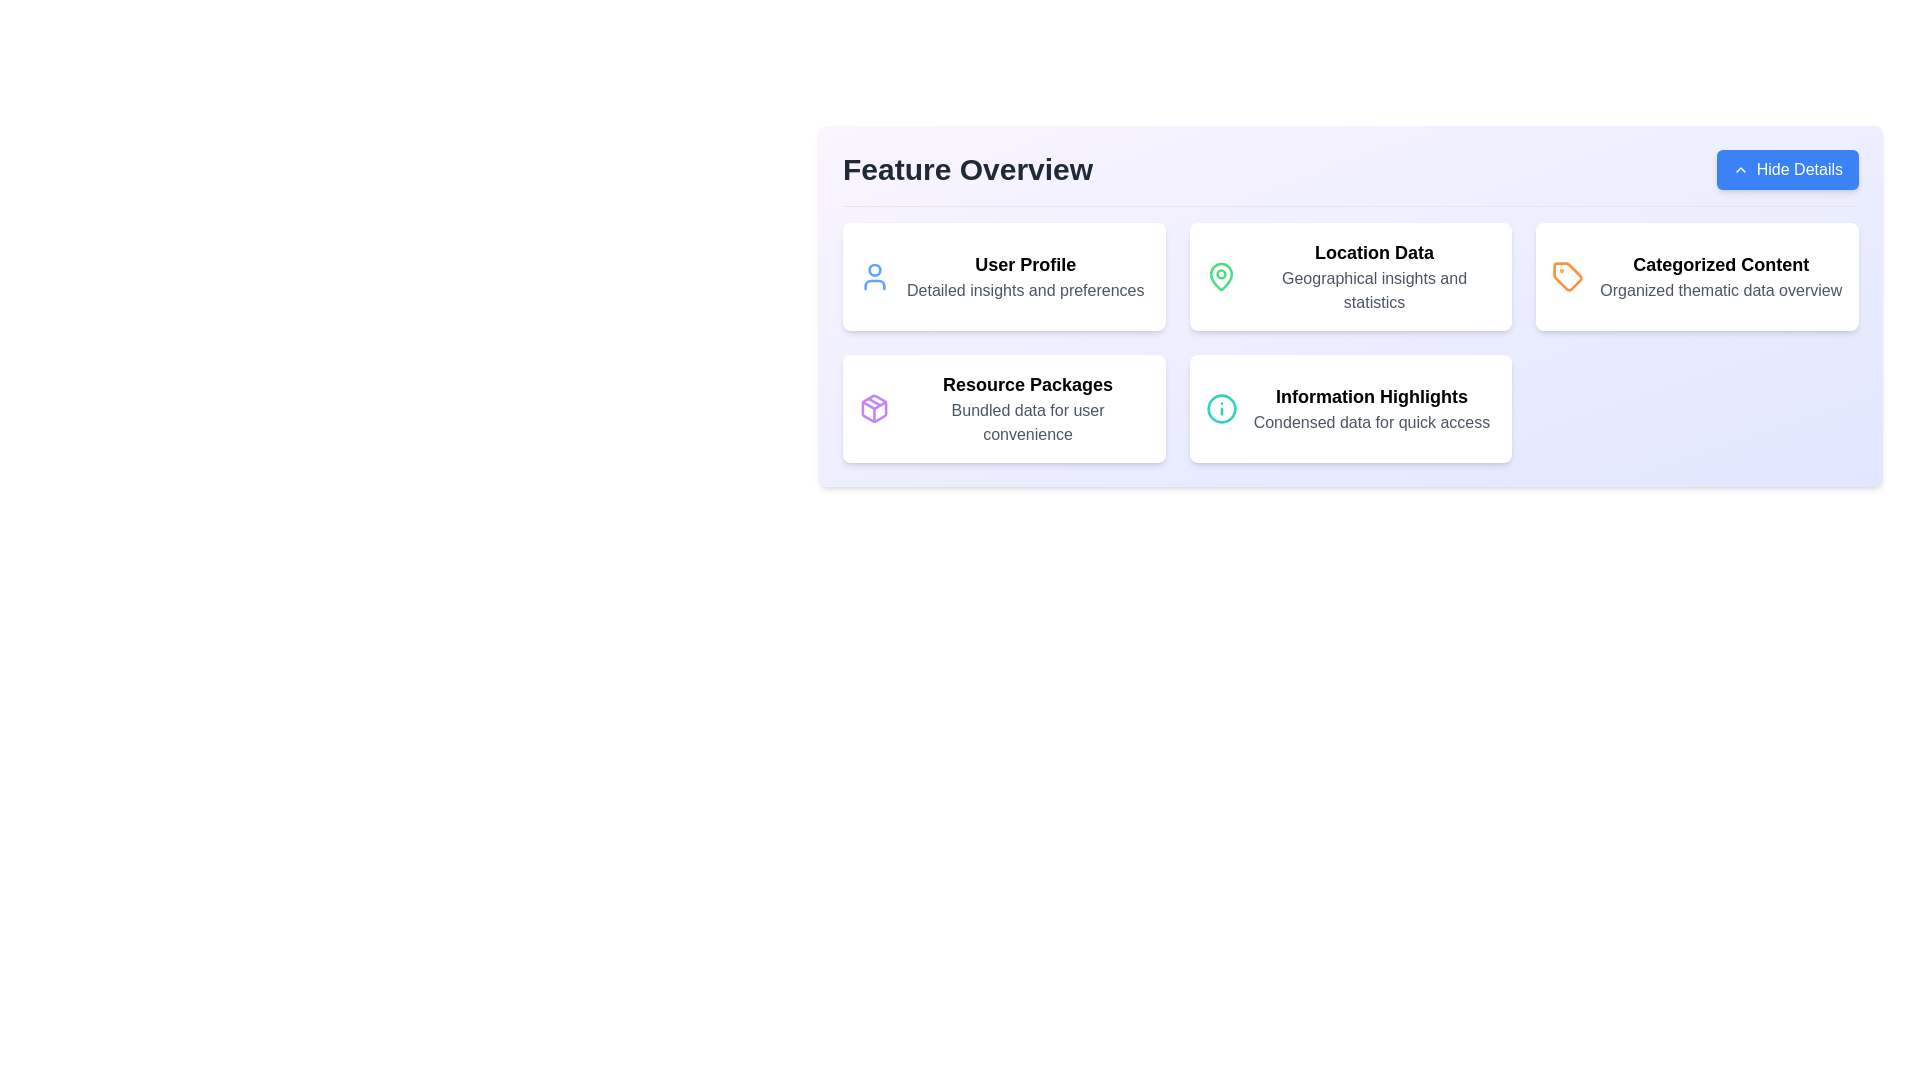 The height and width of the screenshot is (1080, 1920). I want to click on the Text label that provides a brief description within the 'Information Highlights' card, located in the 'Feature Overview' section, so click(1371, 422).